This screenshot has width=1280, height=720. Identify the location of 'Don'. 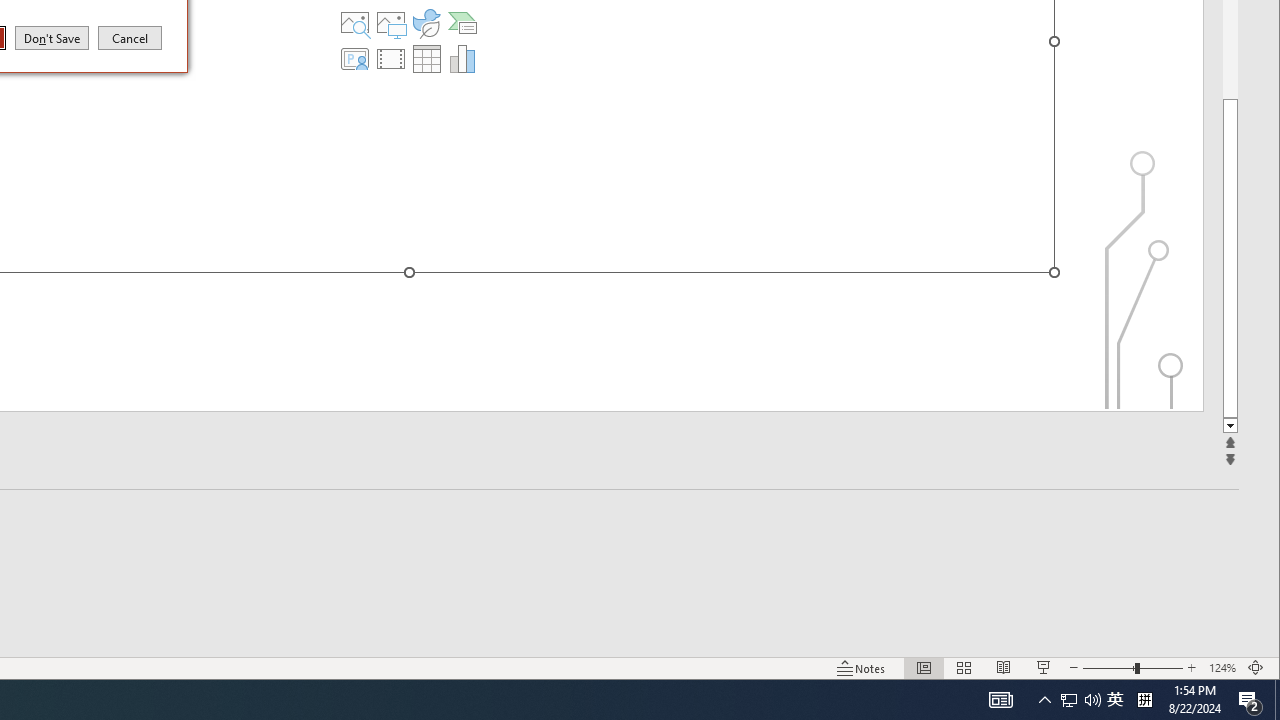
(52, 37).